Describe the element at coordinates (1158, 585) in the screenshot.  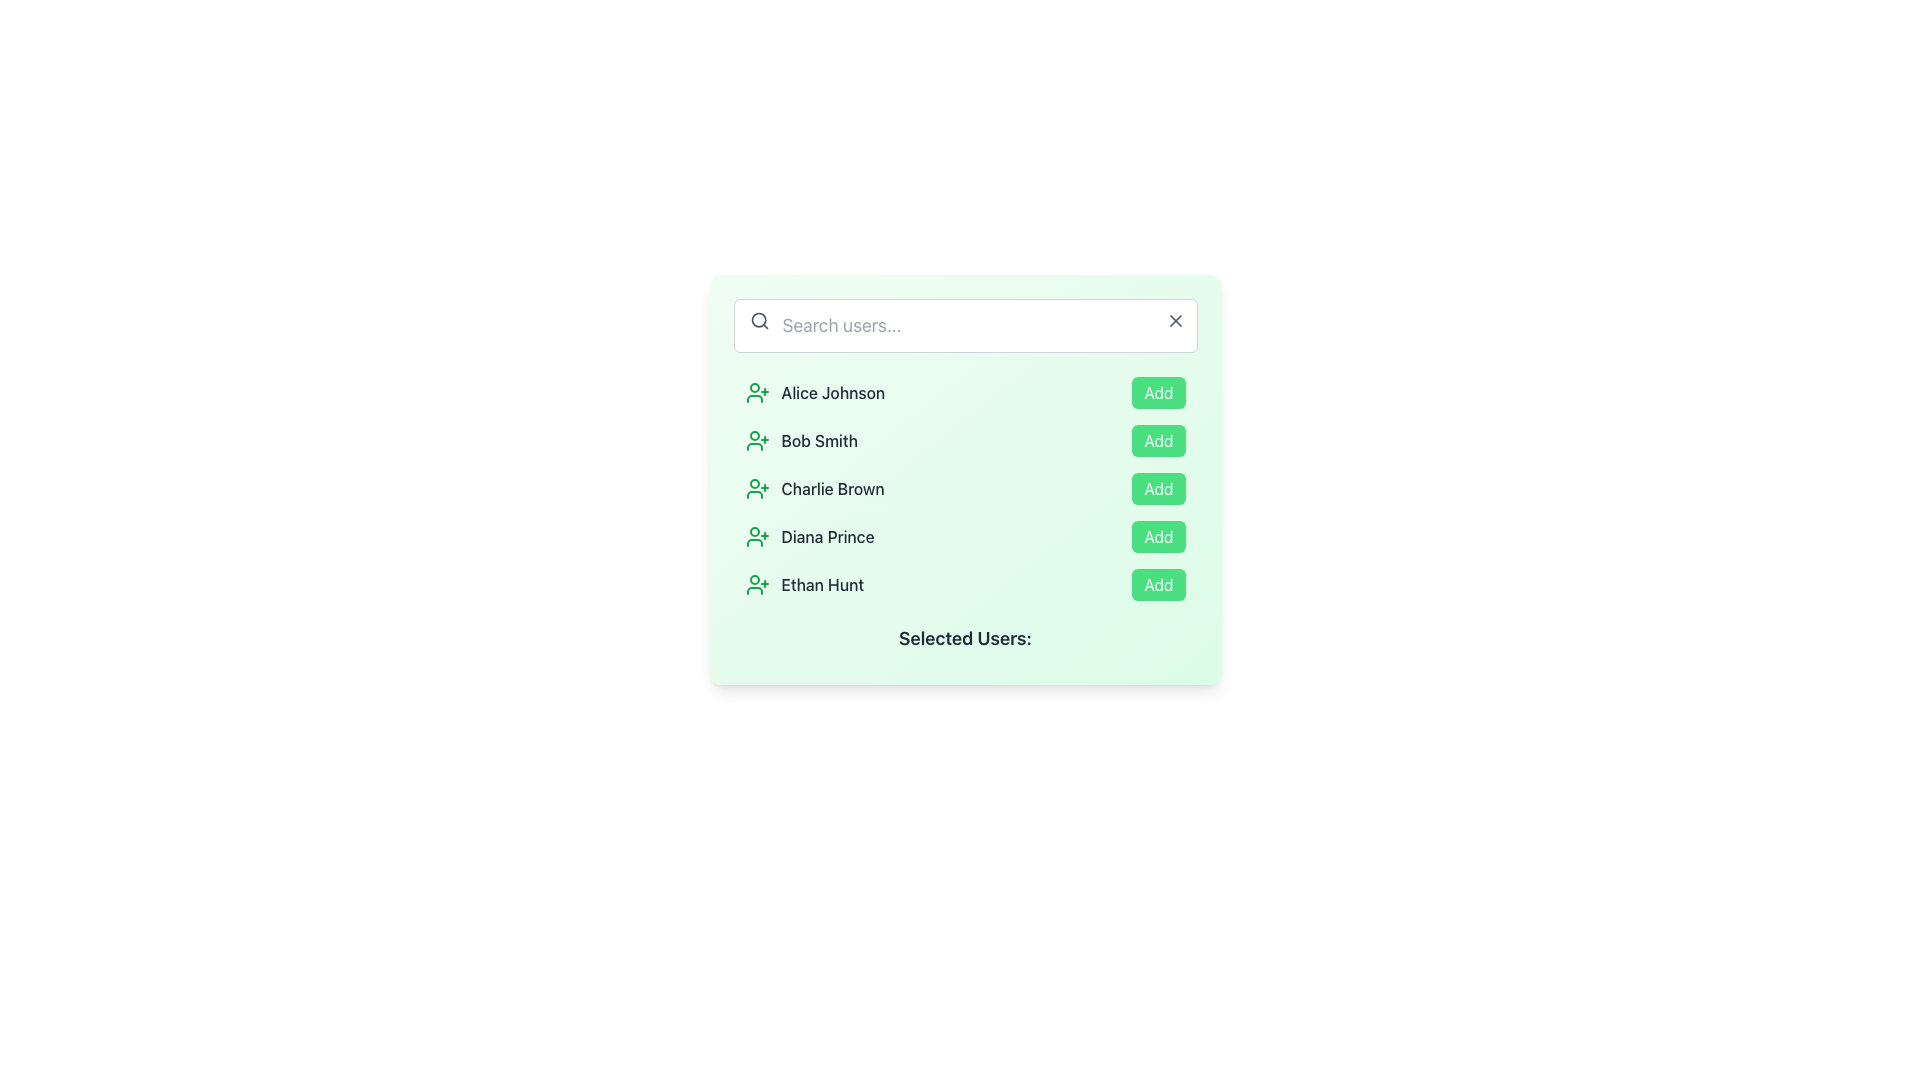
I see `the 'Add' button associated with 'Ethan Hunt'` at that location.